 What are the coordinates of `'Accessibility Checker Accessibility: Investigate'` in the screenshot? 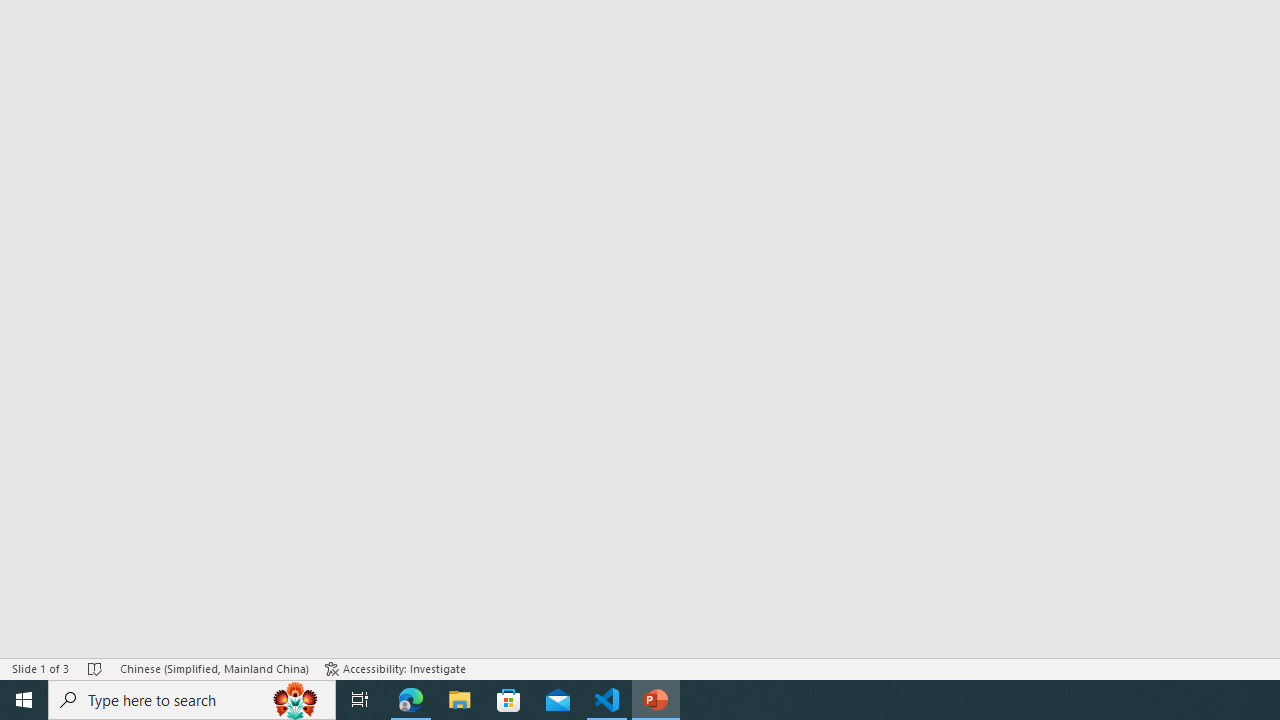 It's located at (395, 669).